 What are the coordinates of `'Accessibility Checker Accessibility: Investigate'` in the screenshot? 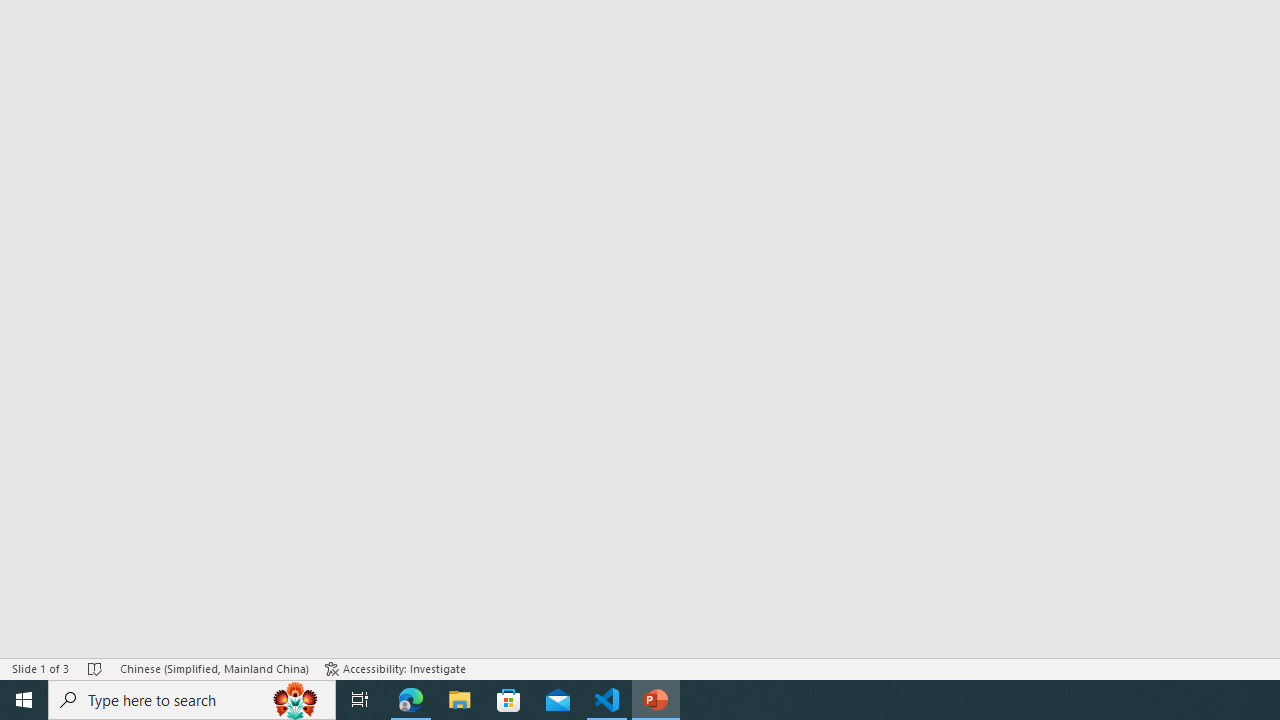 It's located at (395, 669).